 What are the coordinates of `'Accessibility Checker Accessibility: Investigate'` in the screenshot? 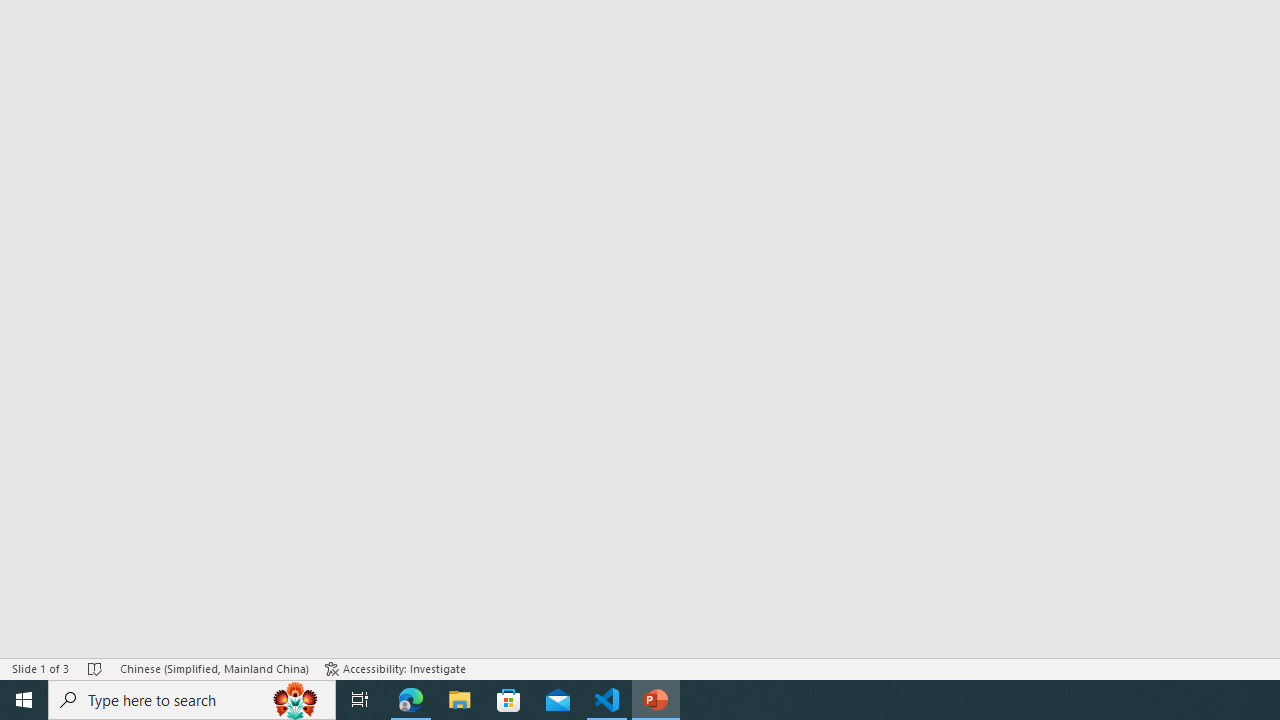 It's located at (395, 669).